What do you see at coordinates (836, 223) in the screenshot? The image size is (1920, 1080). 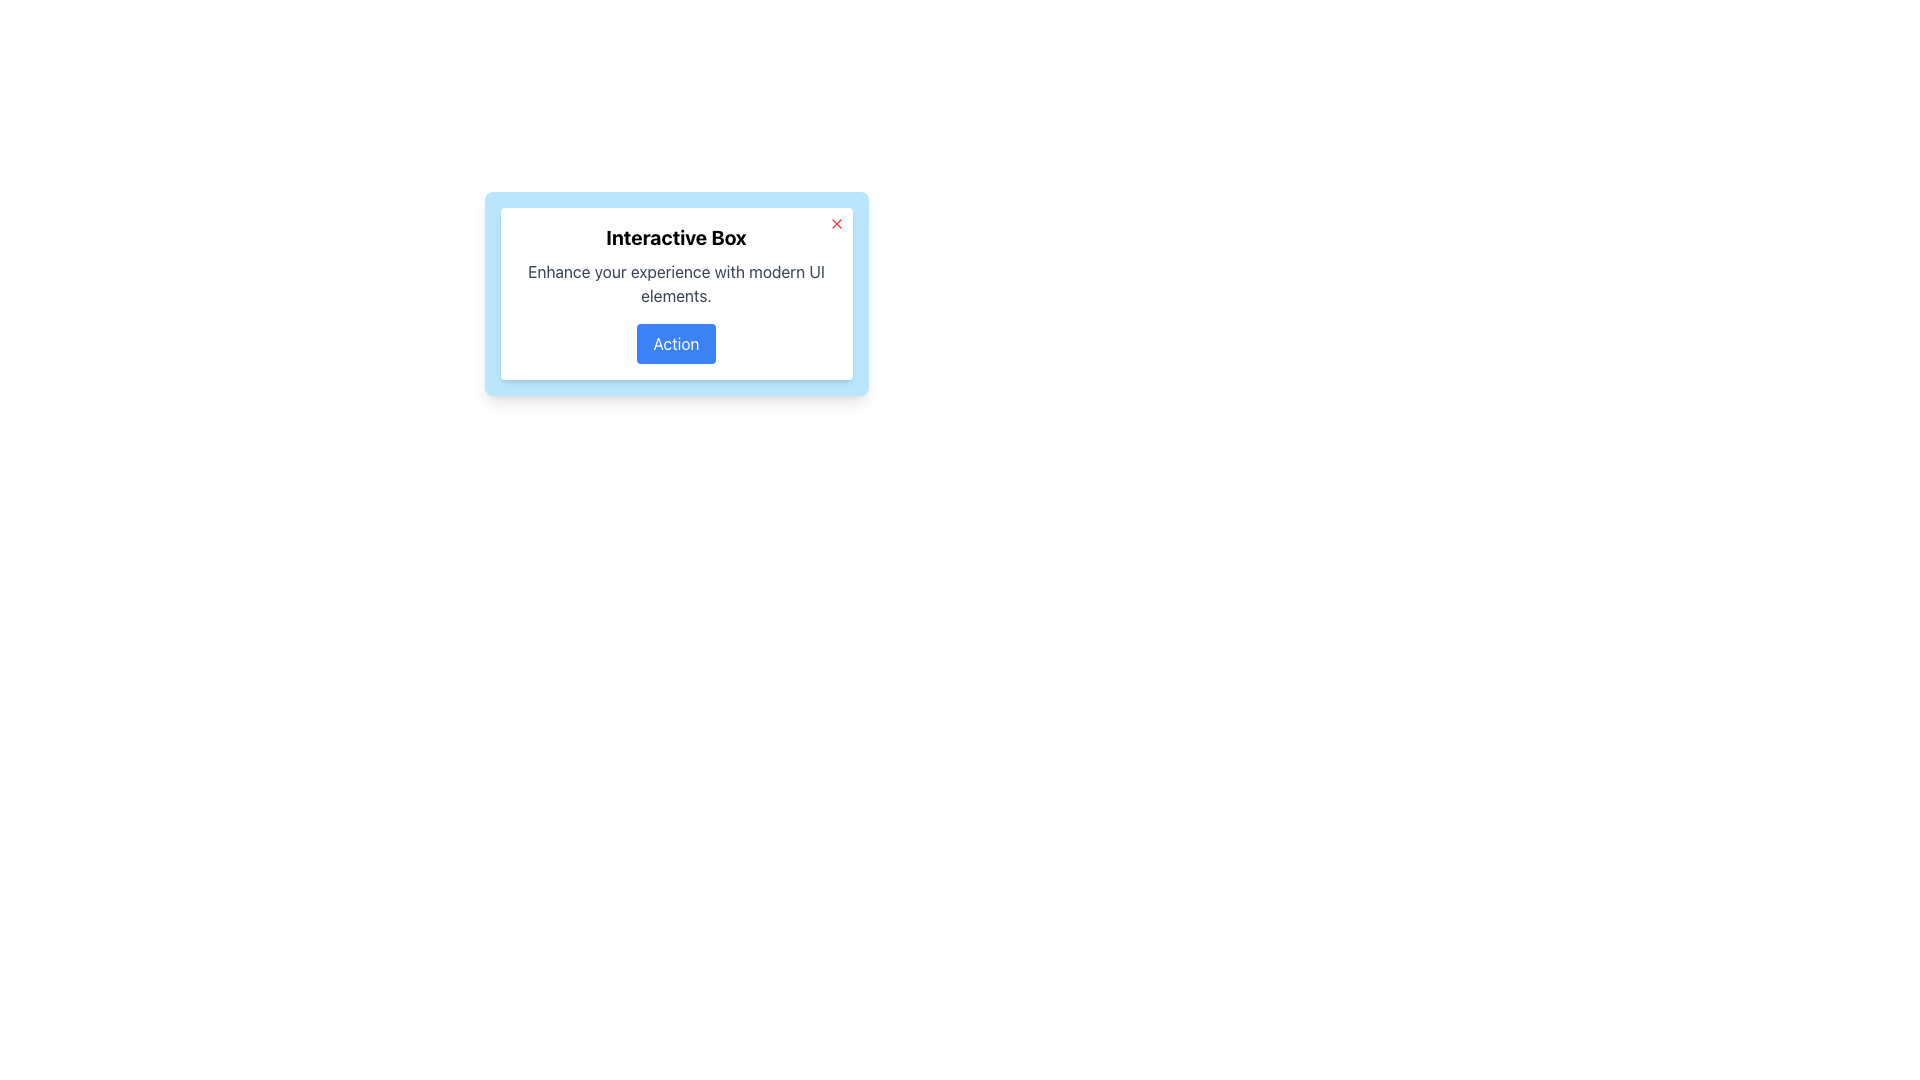 I see `the small square icon button with a red 'X' located at the top-right corner of the 'Interactive Box' card` at bounding box center [836, 223].